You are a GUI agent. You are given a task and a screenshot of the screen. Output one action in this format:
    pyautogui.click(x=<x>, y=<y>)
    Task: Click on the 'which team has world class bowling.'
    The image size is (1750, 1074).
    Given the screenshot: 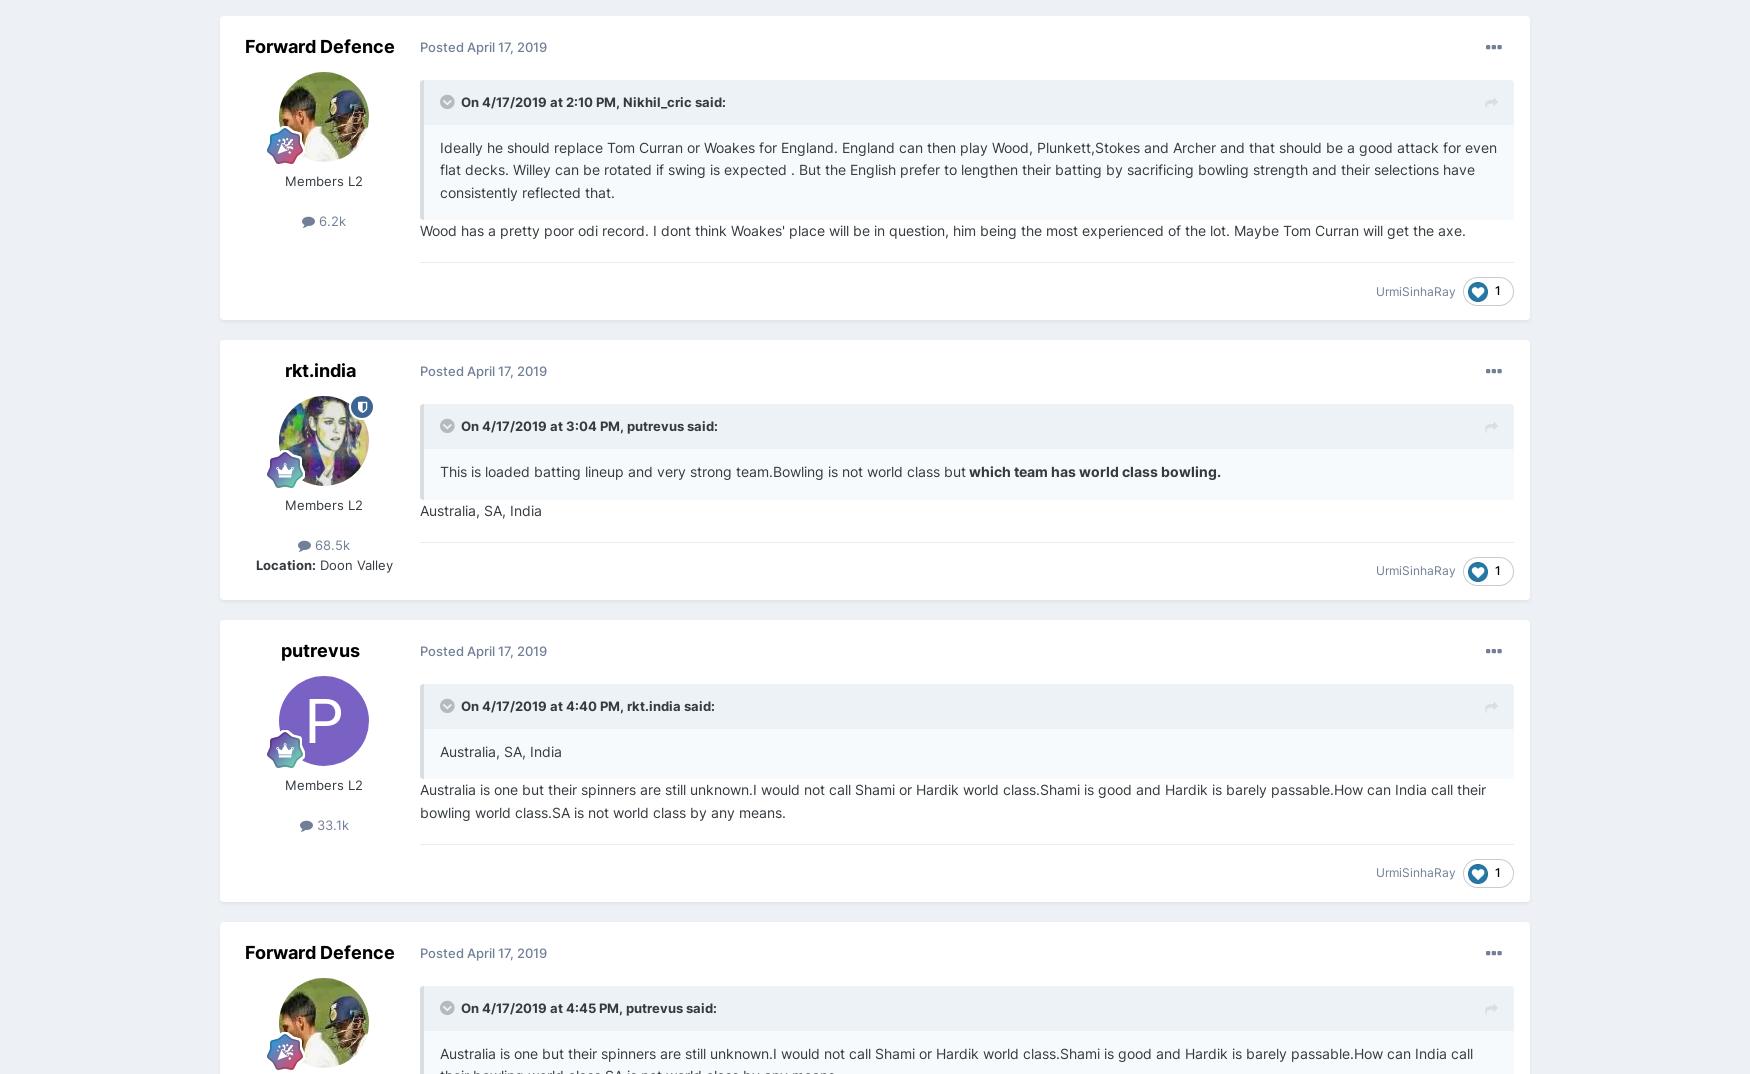 What is the action you would take?
    pyautogui.click(x=1093, y=470)
    